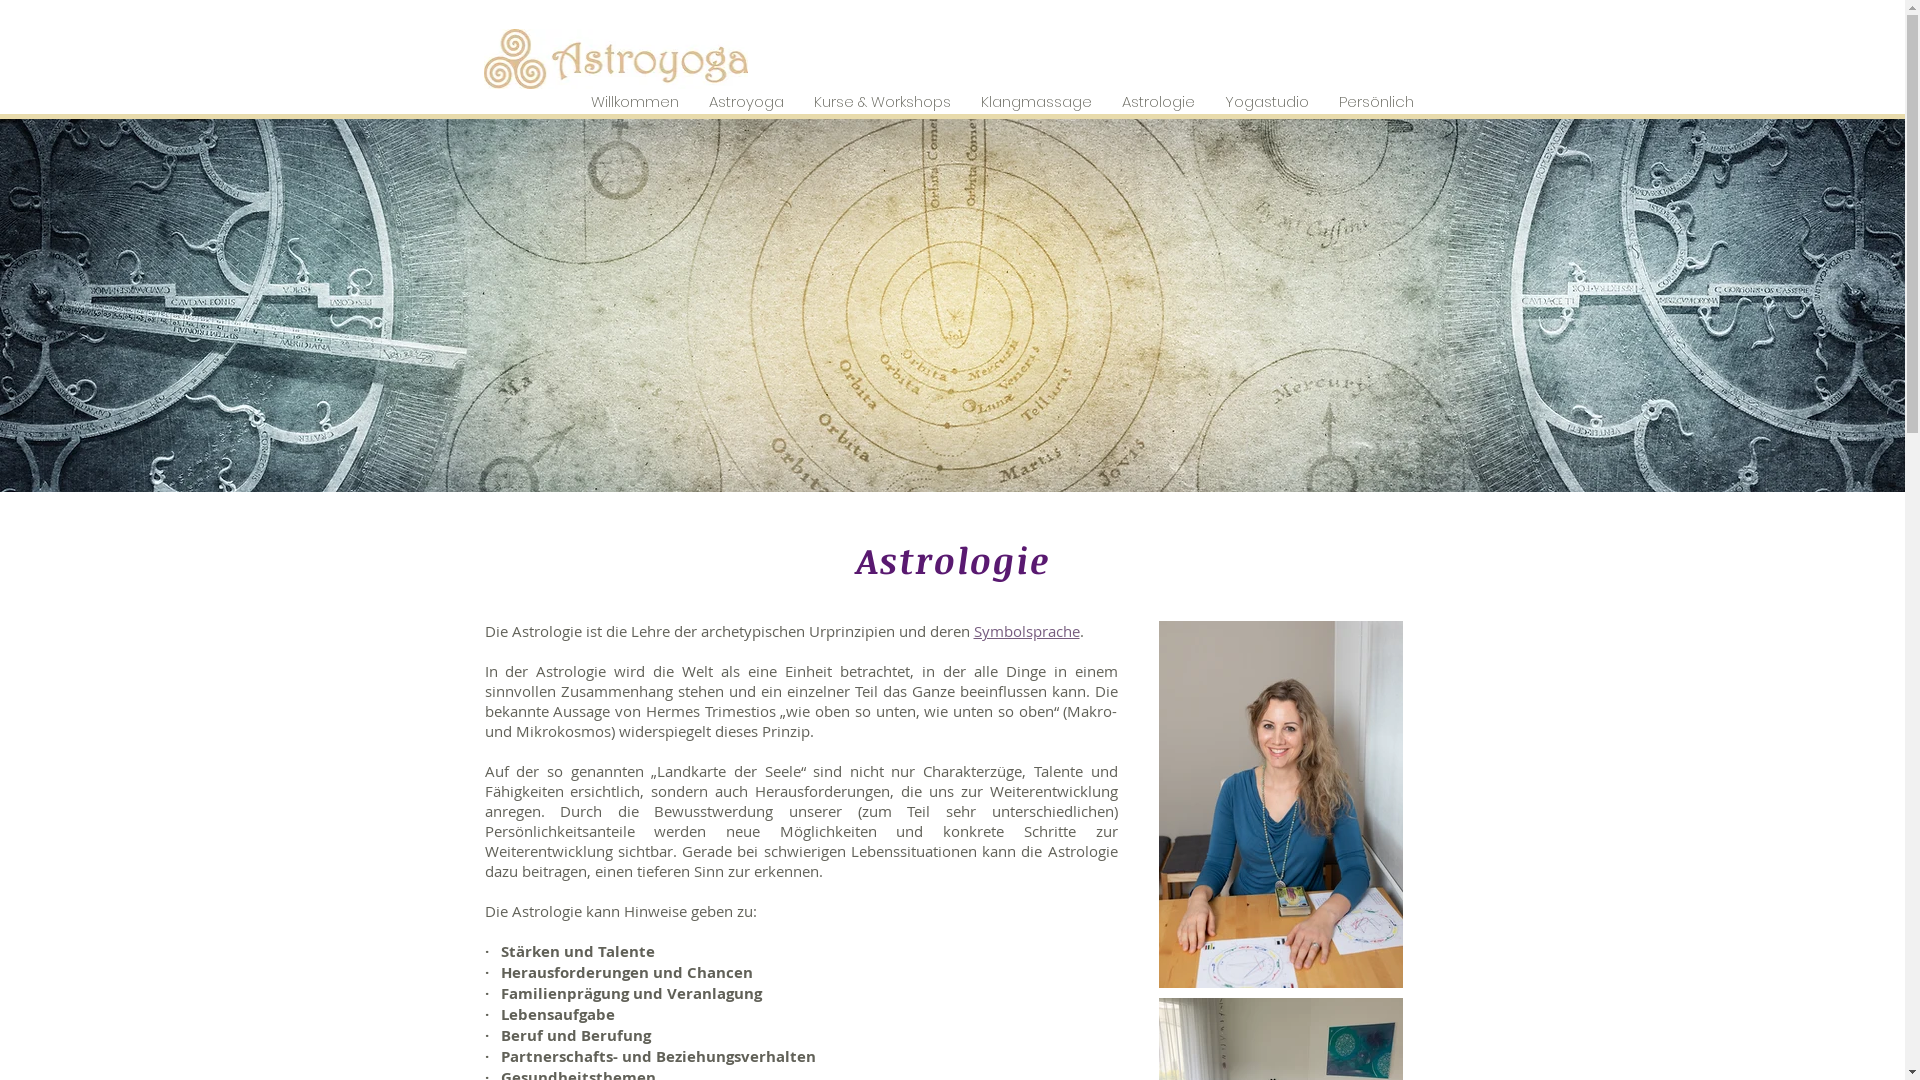 Image resolution: width=1920 pixels, height=1080 pixels. Describe the element at coordinates (1027, 631) in the screenshot. I see `'Symbolsprache'` at that location.